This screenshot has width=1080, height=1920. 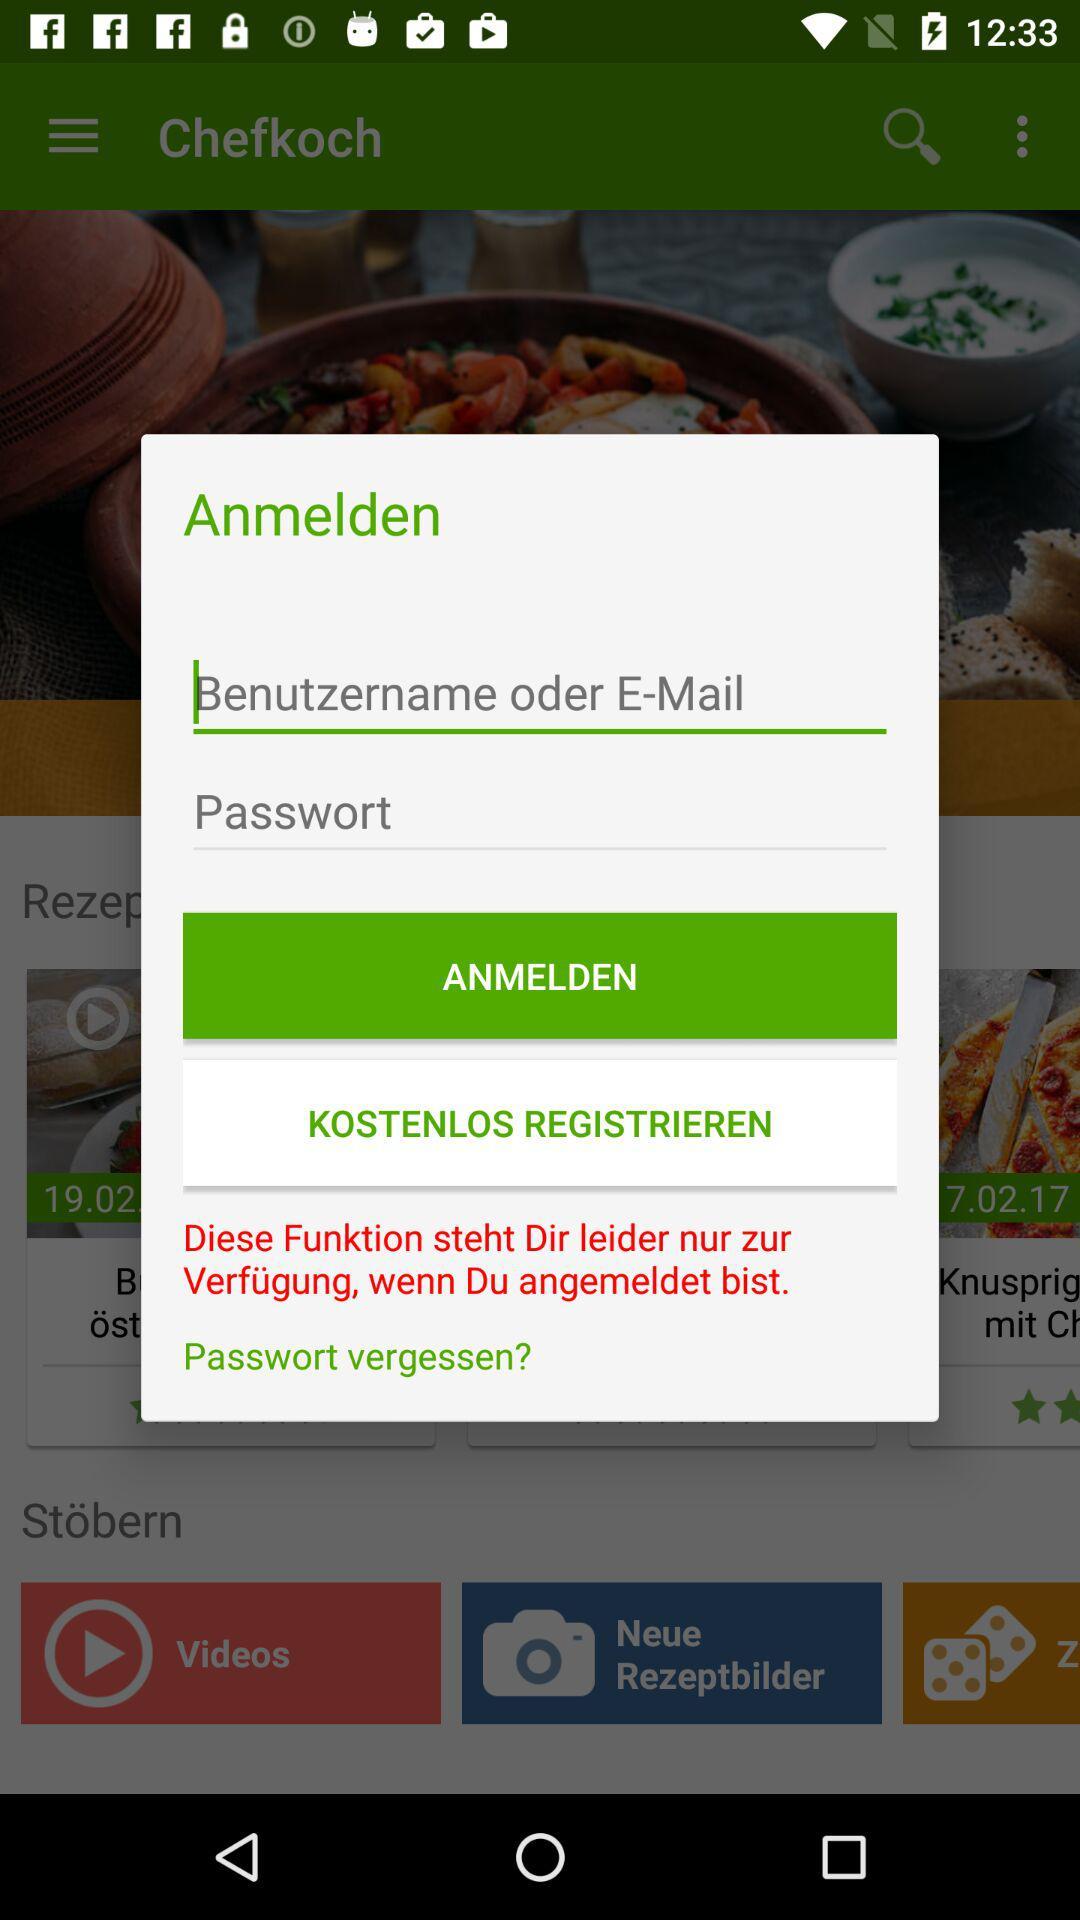 I want to click on user email, so click(x=540, y=692).